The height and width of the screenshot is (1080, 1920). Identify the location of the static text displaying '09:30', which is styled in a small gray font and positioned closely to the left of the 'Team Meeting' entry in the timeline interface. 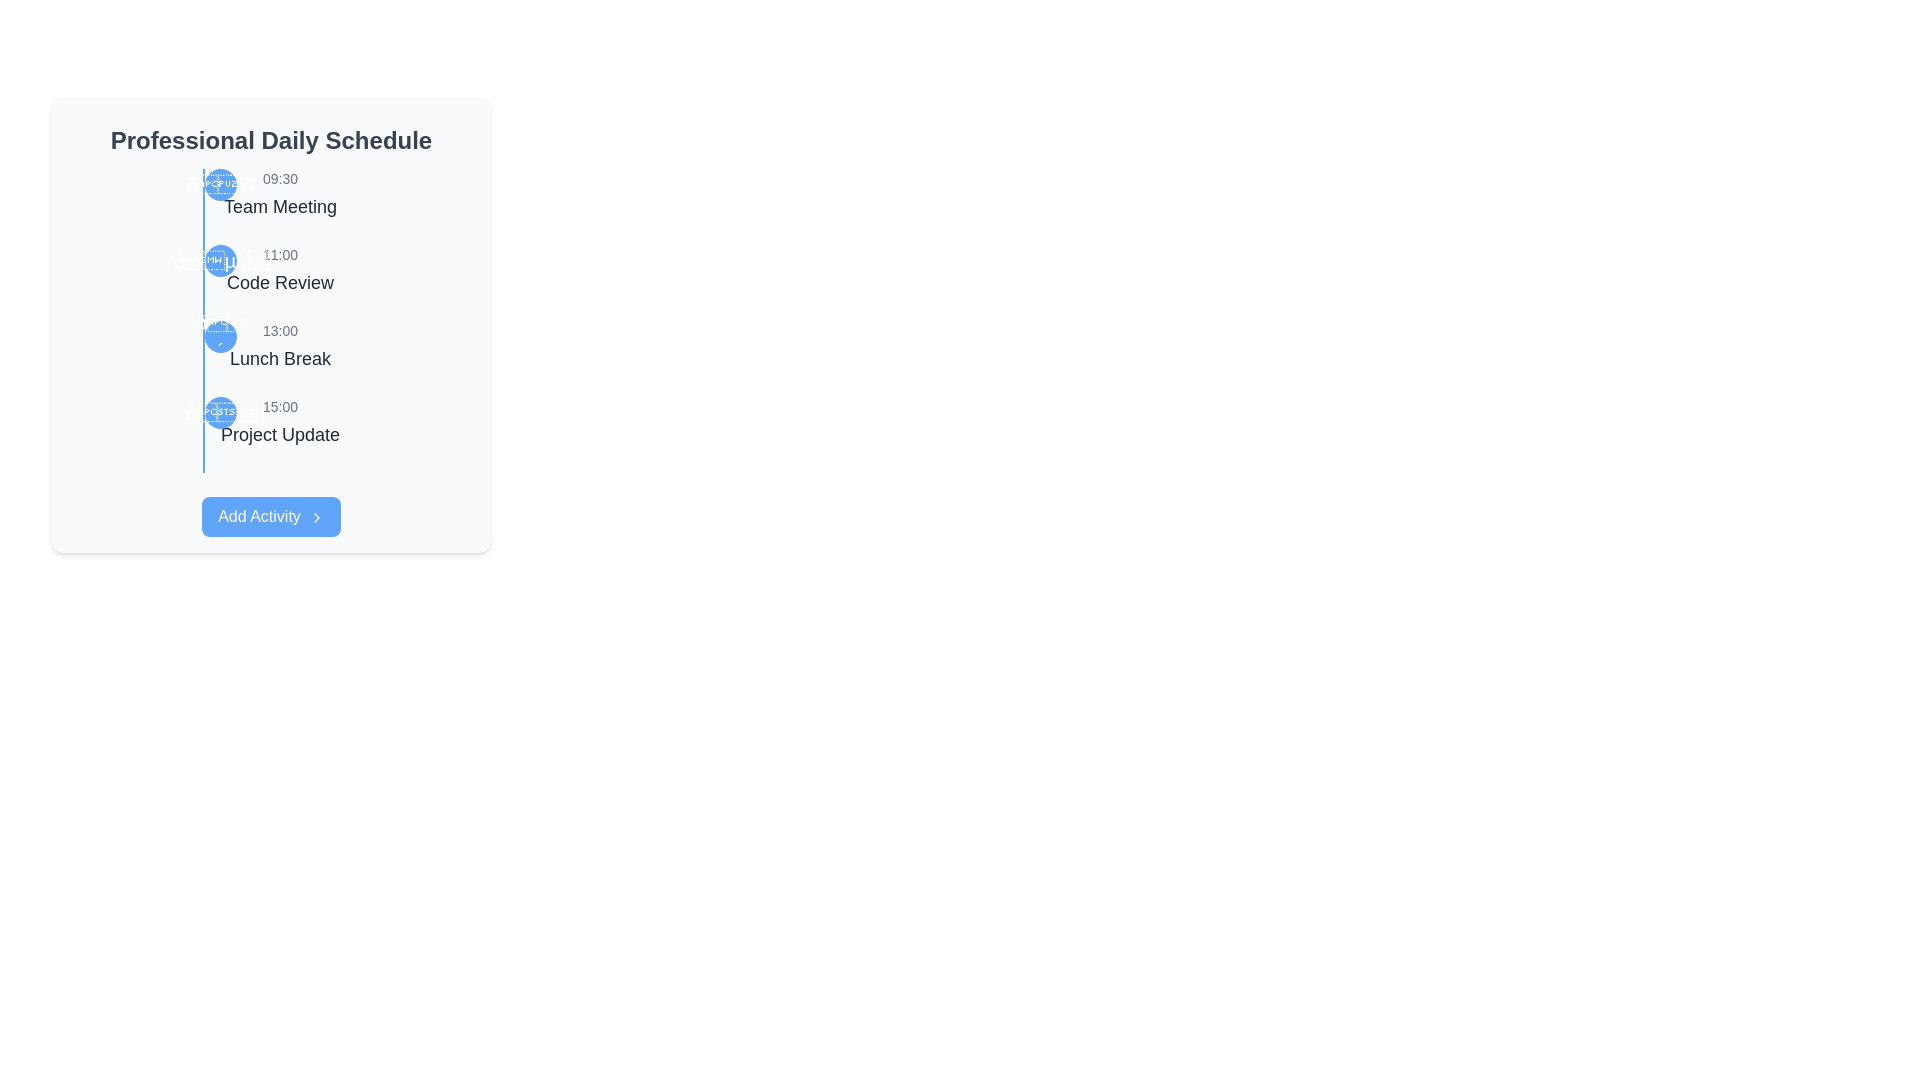
(279, 177).